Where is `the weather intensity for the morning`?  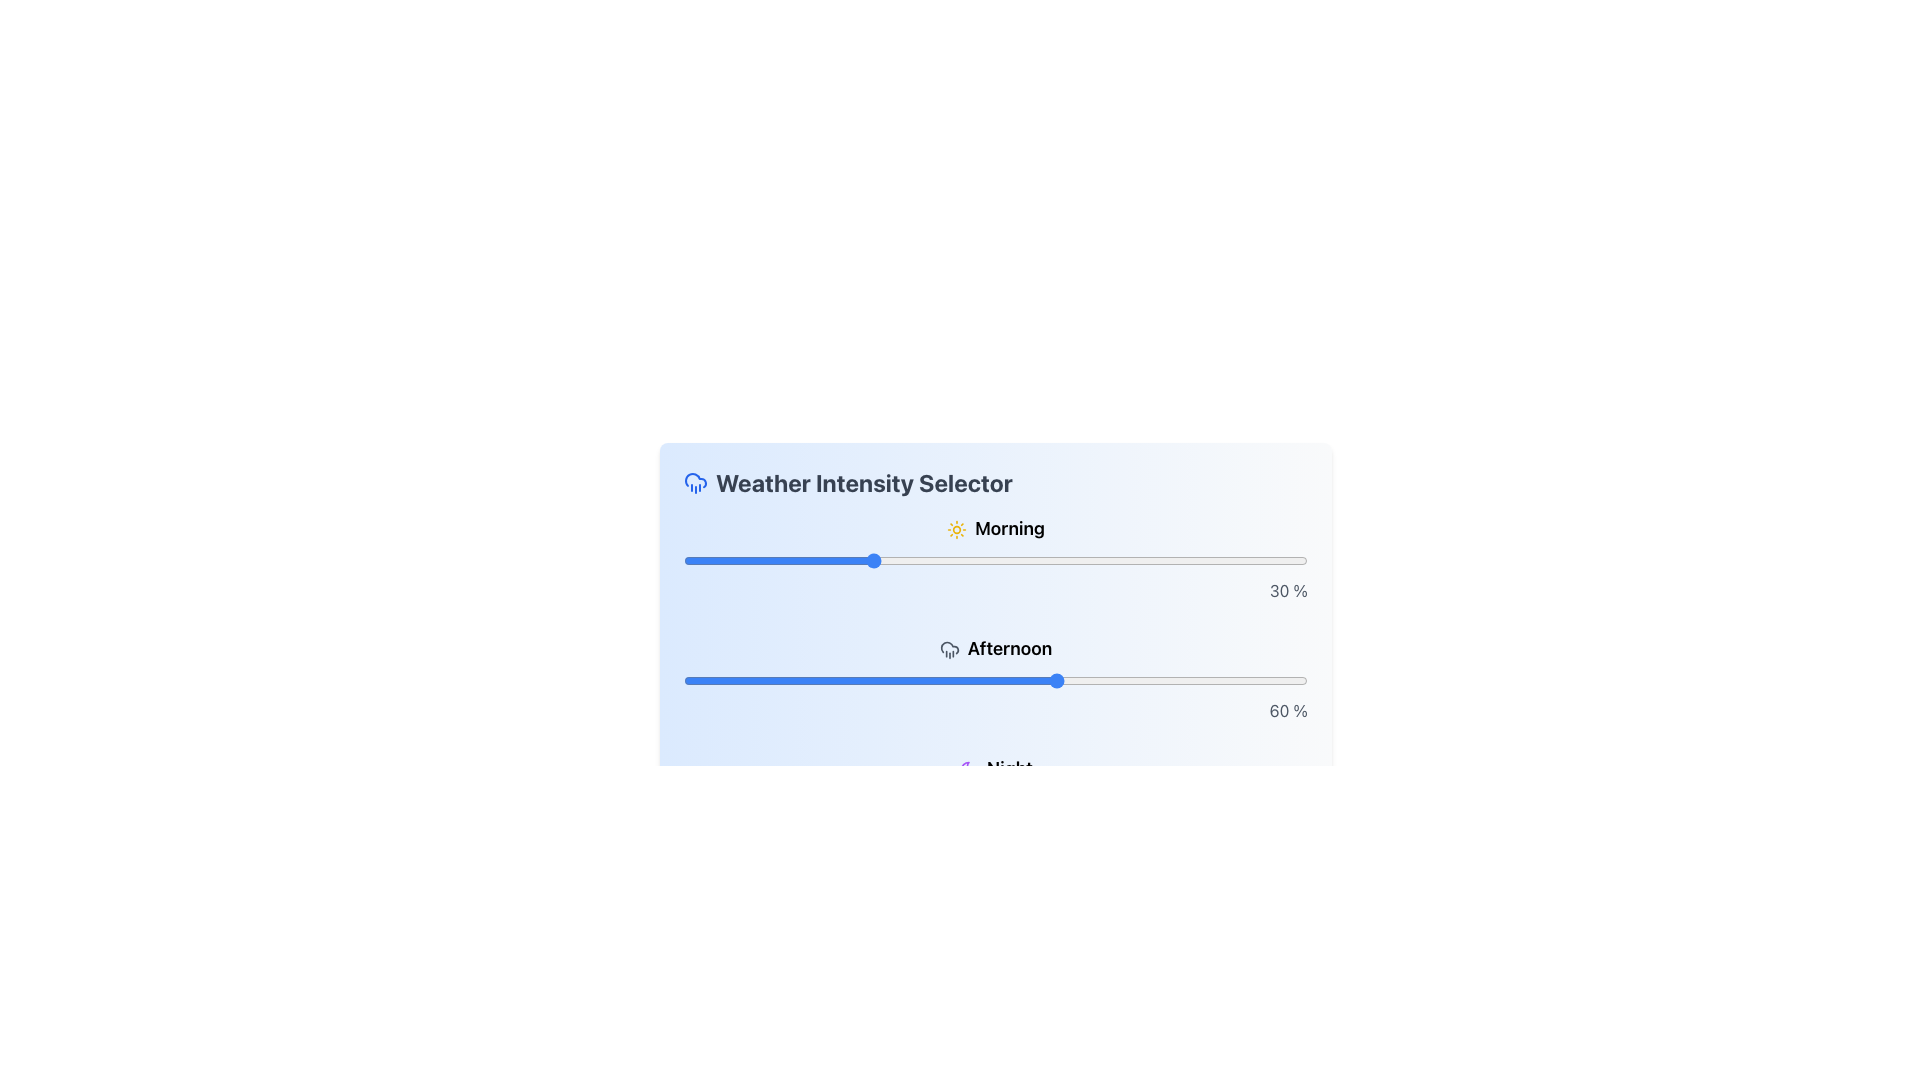
the weather intensity for the morning is located at coordinates (1057, 560).